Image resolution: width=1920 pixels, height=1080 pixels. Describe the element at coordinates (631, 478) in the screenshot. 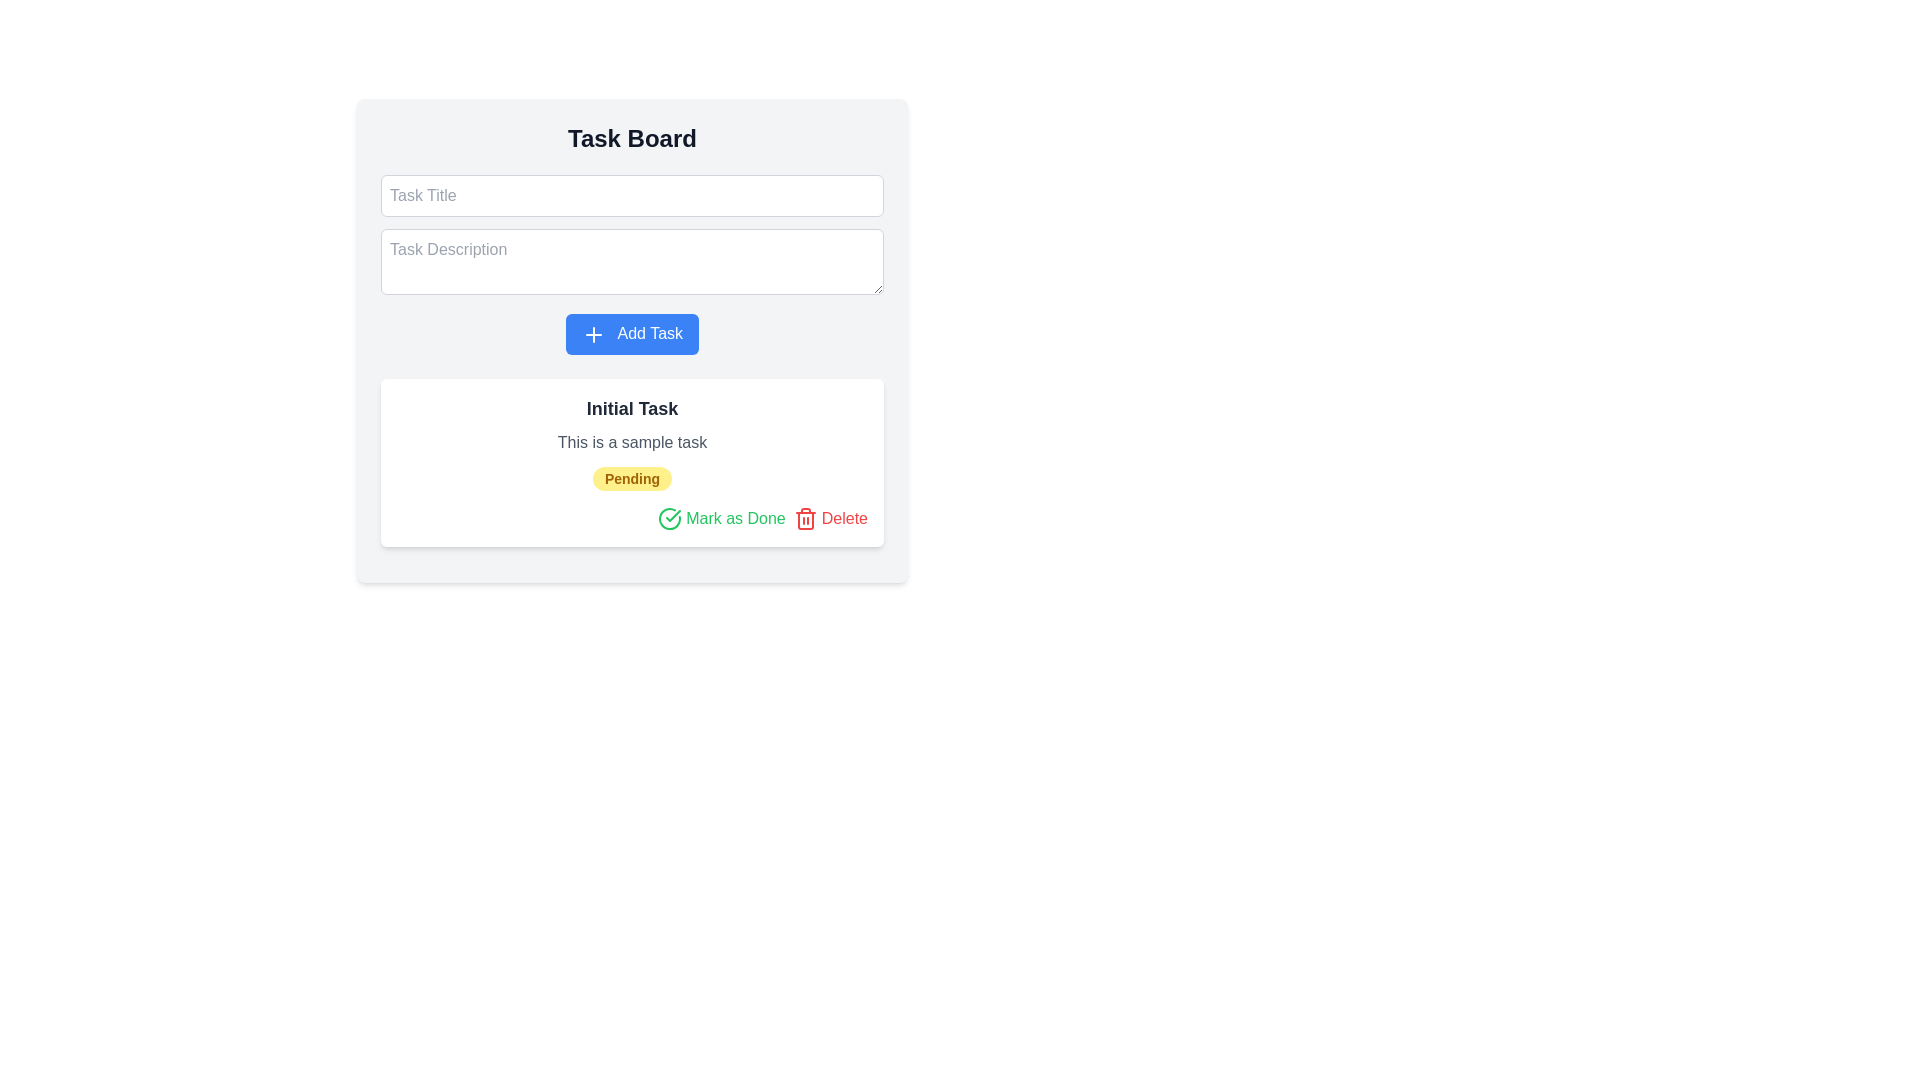

I see `the status indicator Badge located in the 'Initial Task' section, below the subtitle 'This is a sample task', and positioned to the left of the 'Mark as Done' and 'Delete' buttons` at that location.